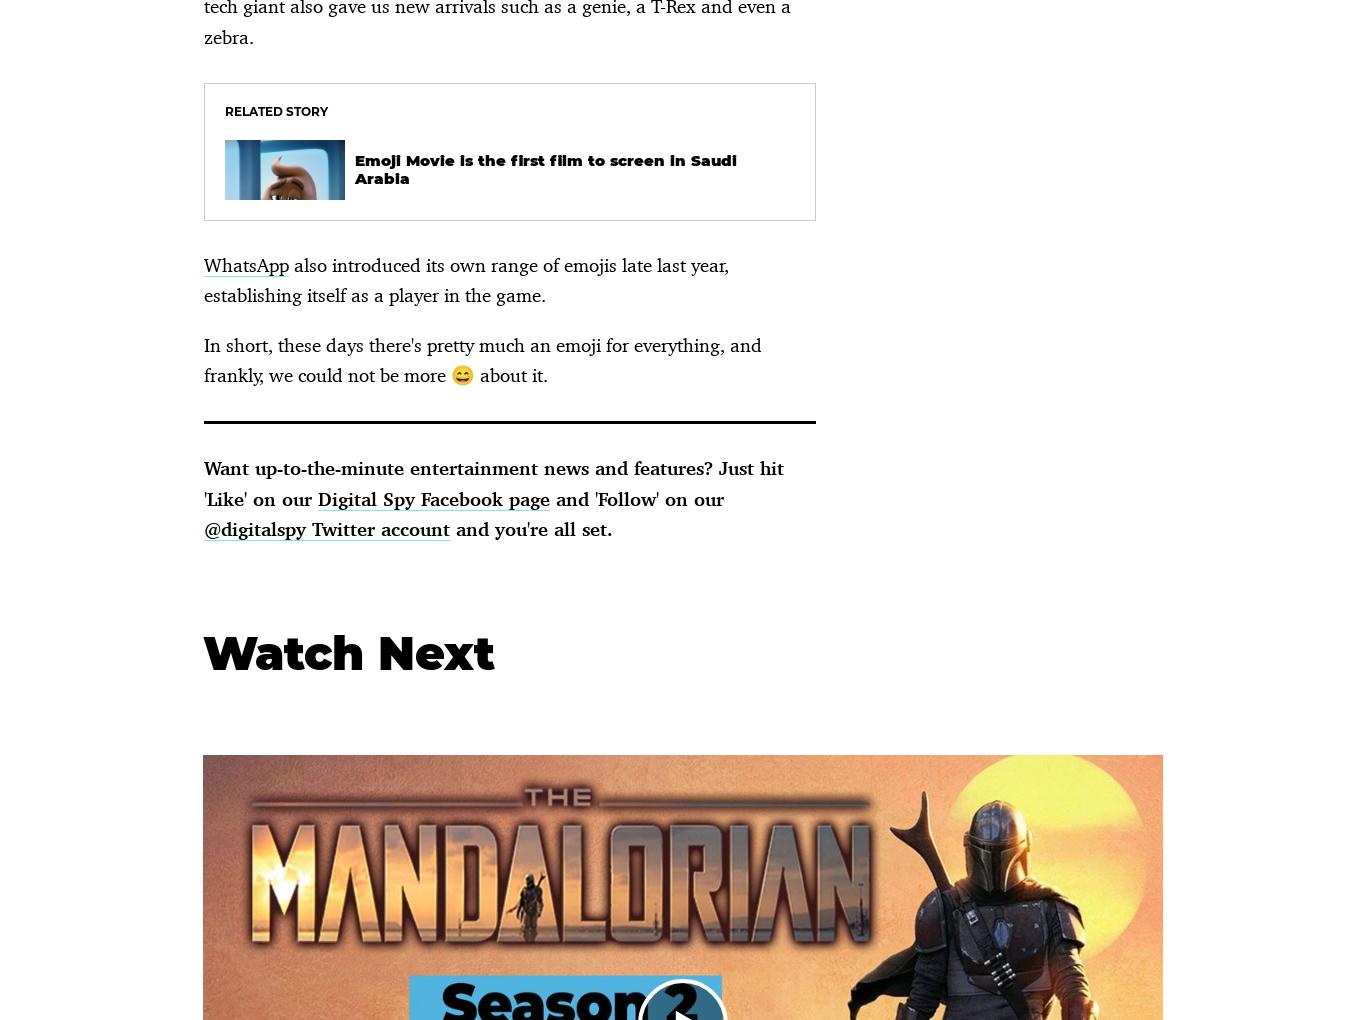 The image size is (1366, 1020). I want to click on 'Complaints', so click(683, 237).